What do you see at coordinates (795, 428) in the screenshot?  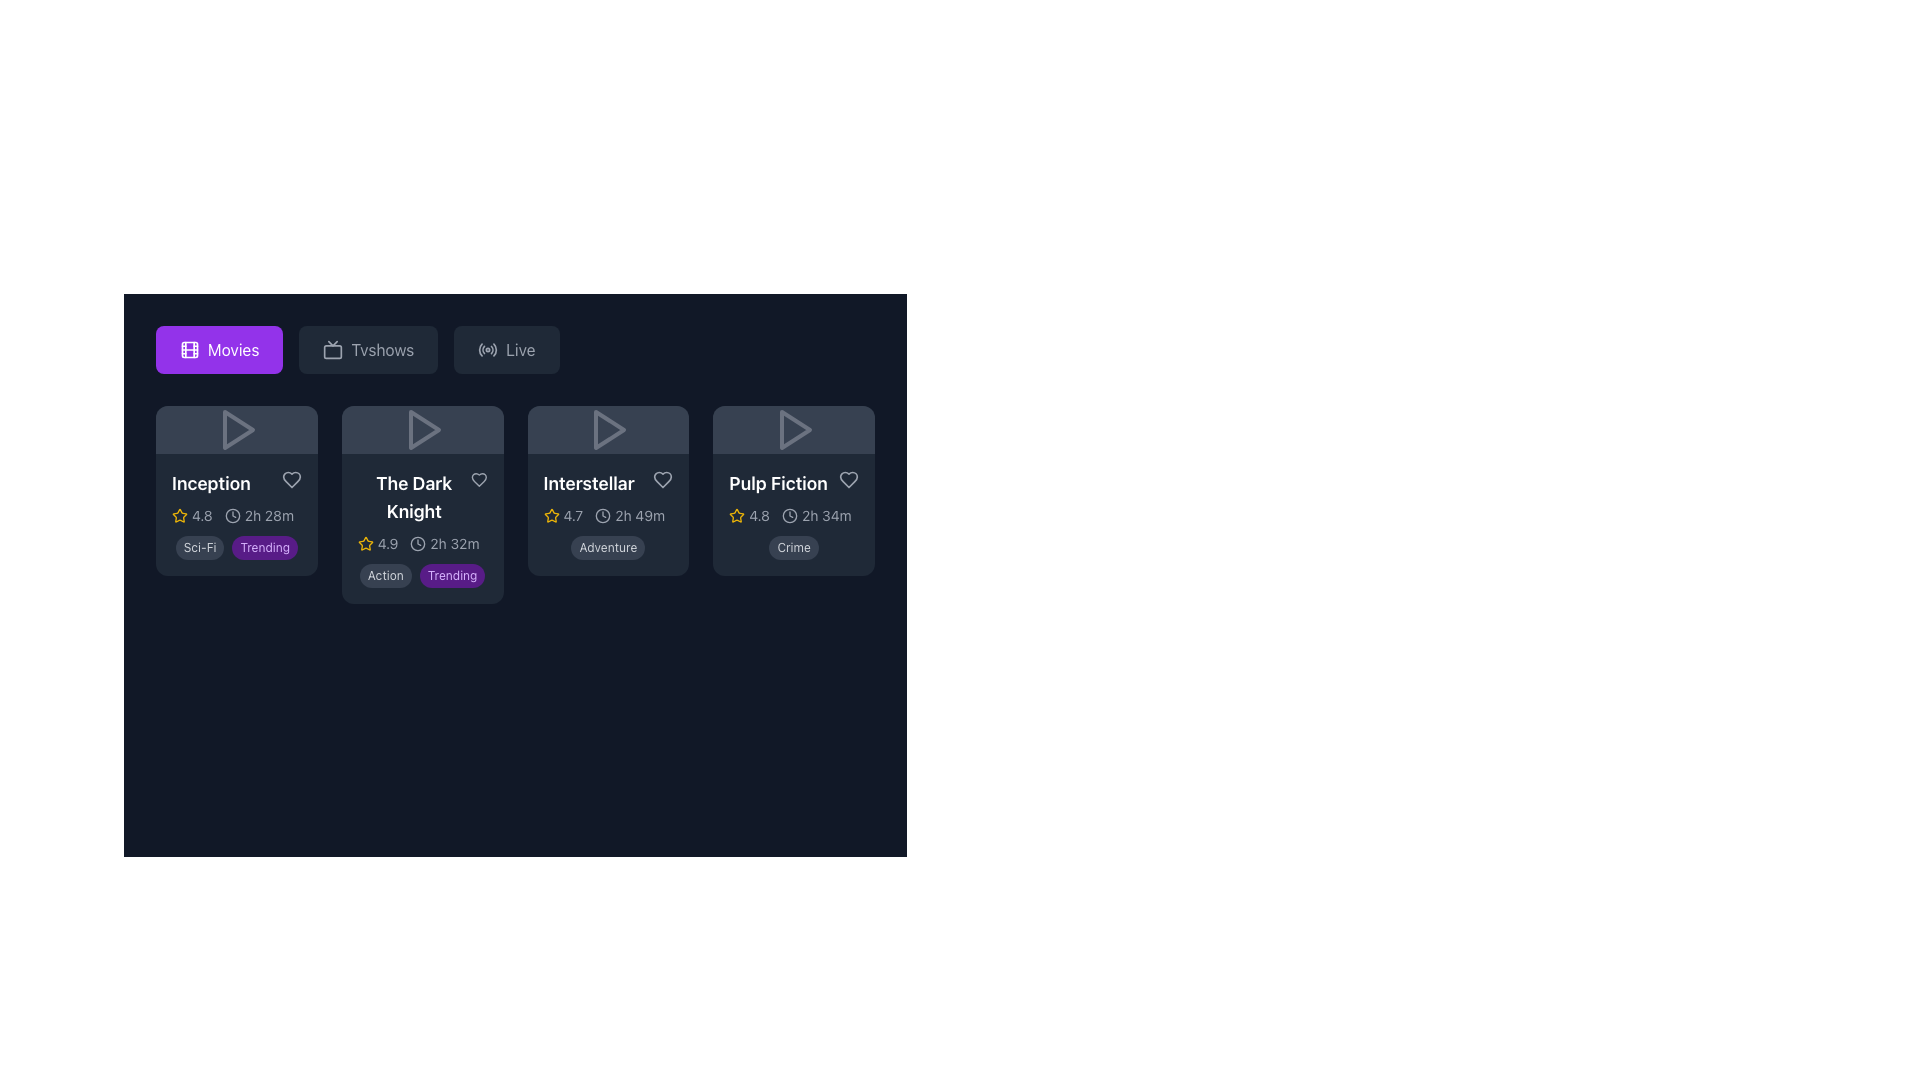 I see `the triangular play icon located in the top area of the 'Pulp Fiction' card to initiate media playback` at bounding box center [795, 428].